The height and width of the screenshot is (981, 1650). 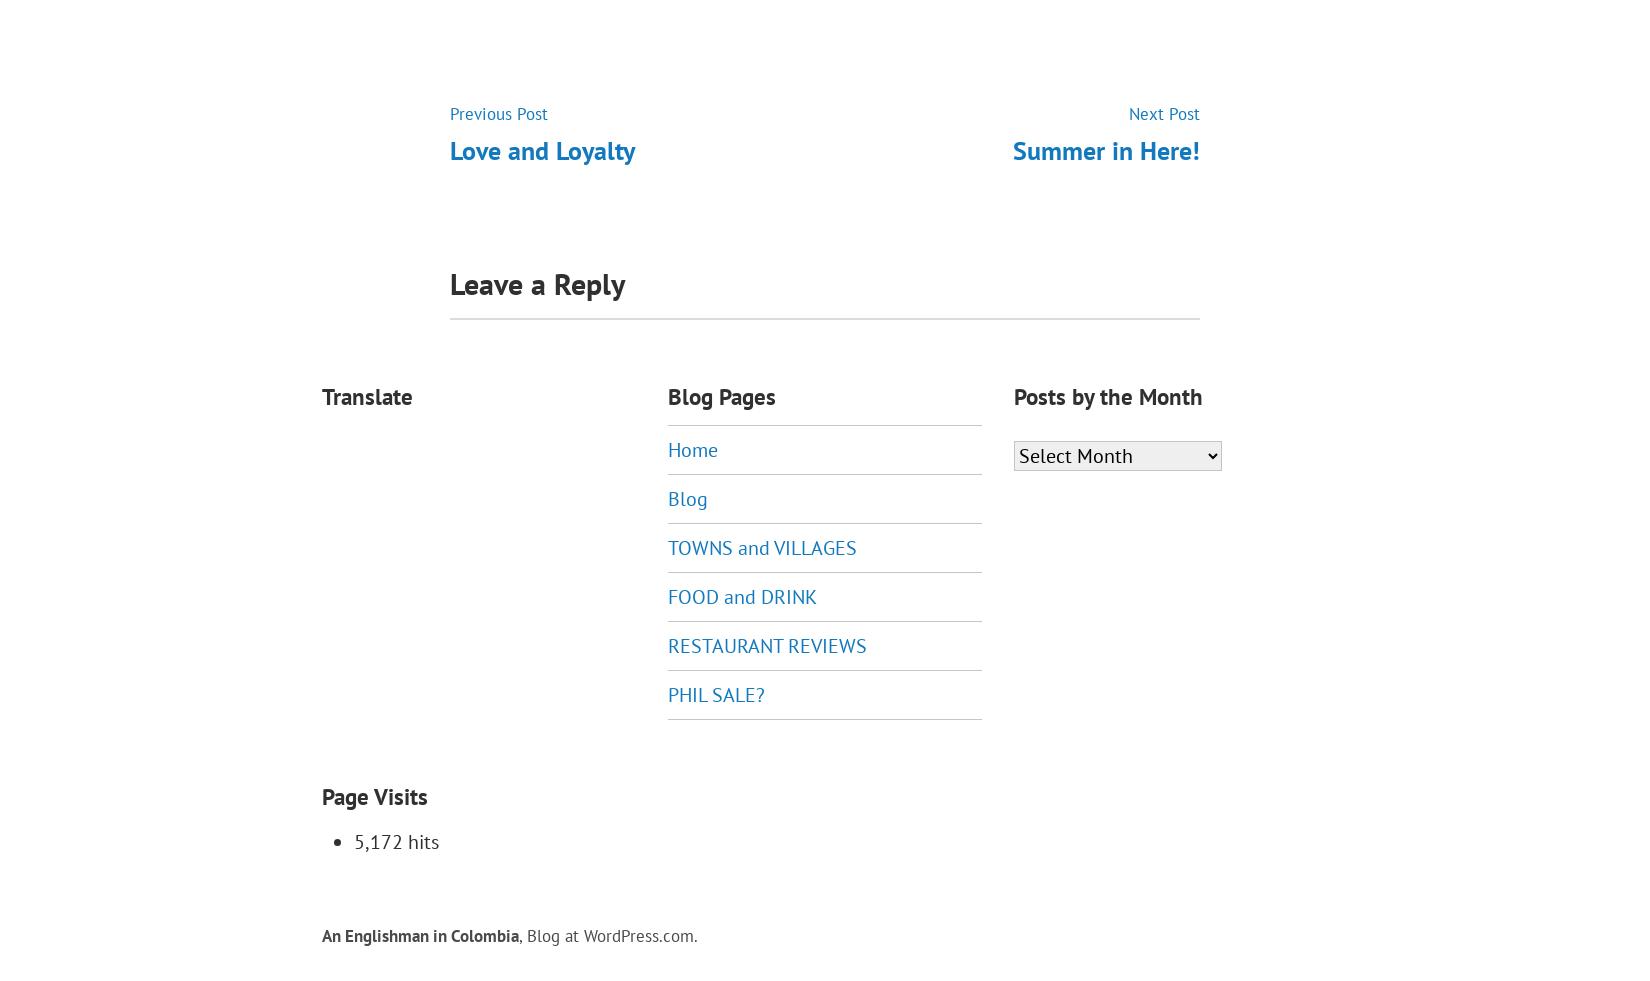 I want to click on 'Page Visits', so click(x=375, y=796).